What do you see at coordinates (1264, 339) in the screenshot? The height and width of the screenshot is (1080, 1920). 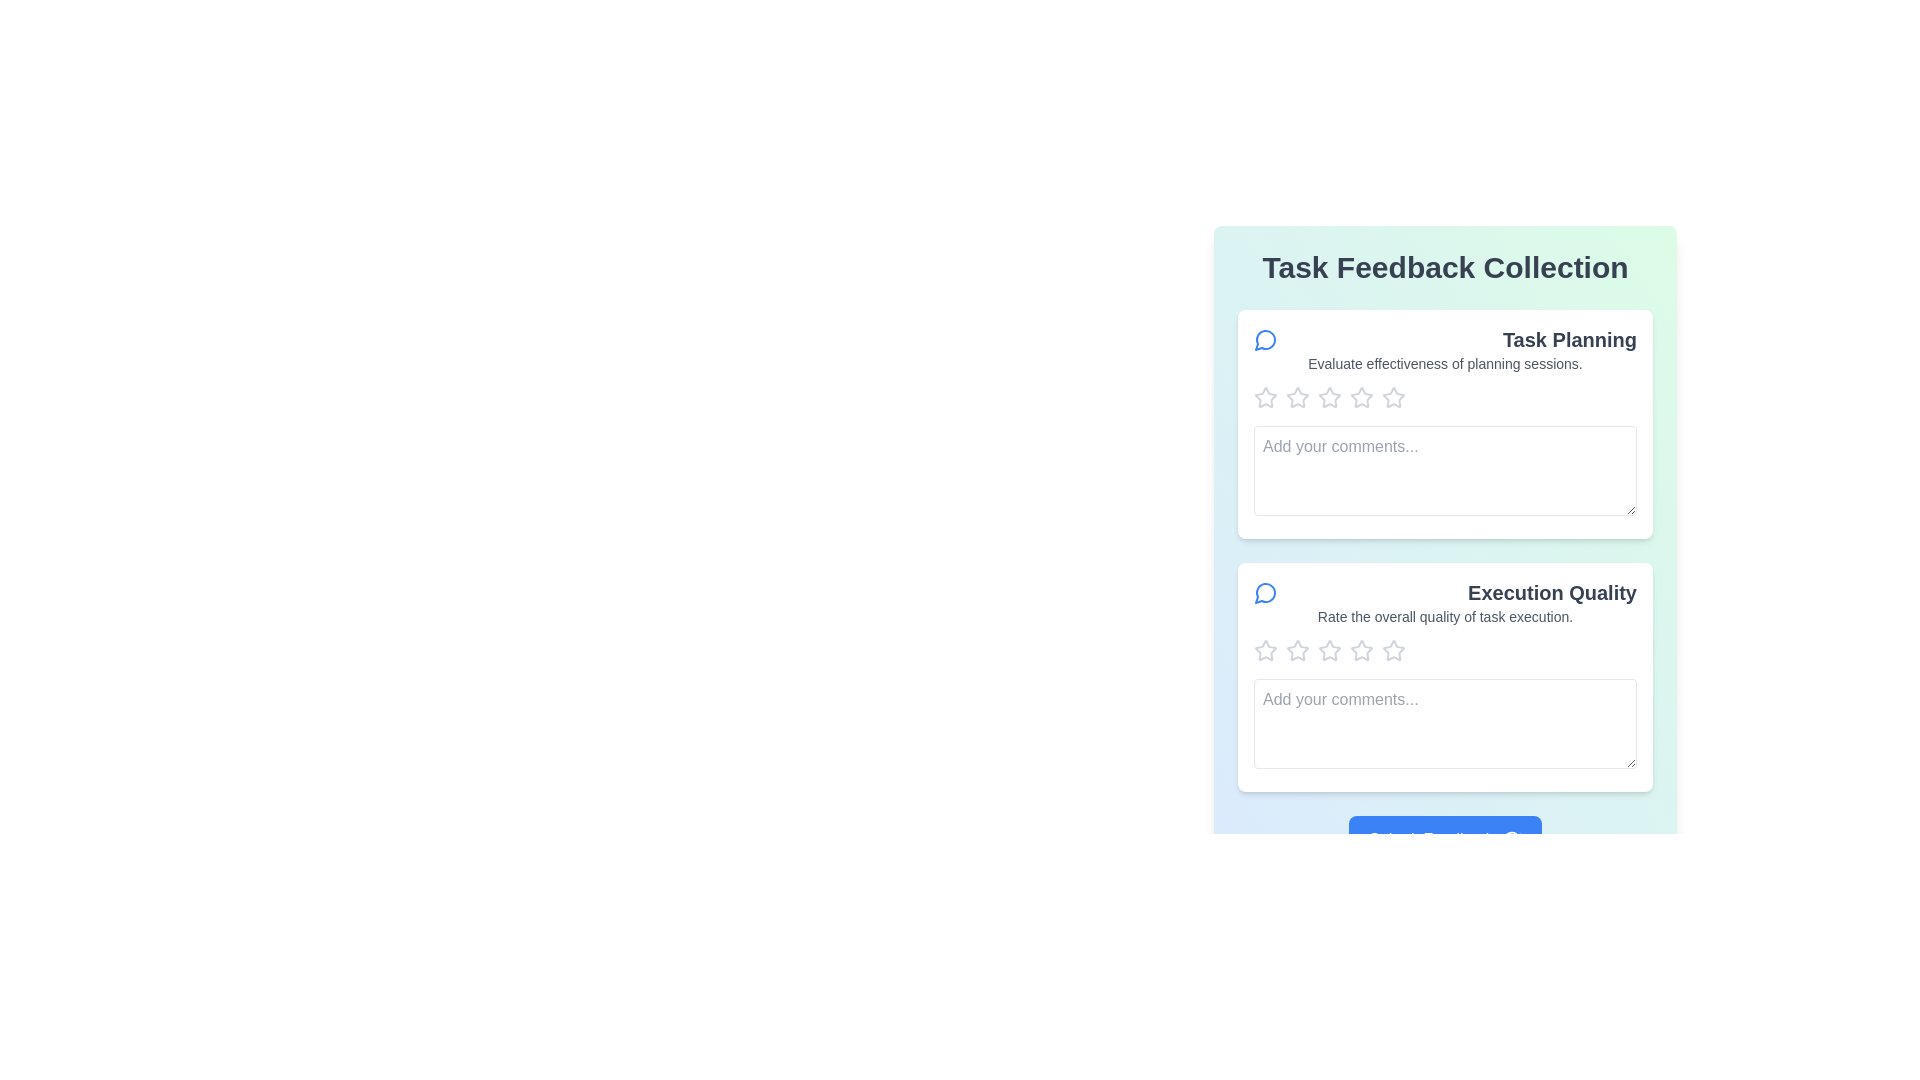 I see `the decorative SVG icon in the 'Task Planning' section of the 'Task Feedback Collection' interface, located near the top-left corner above the star rating feedback and comment input area` at bounding box center [1264, 339].